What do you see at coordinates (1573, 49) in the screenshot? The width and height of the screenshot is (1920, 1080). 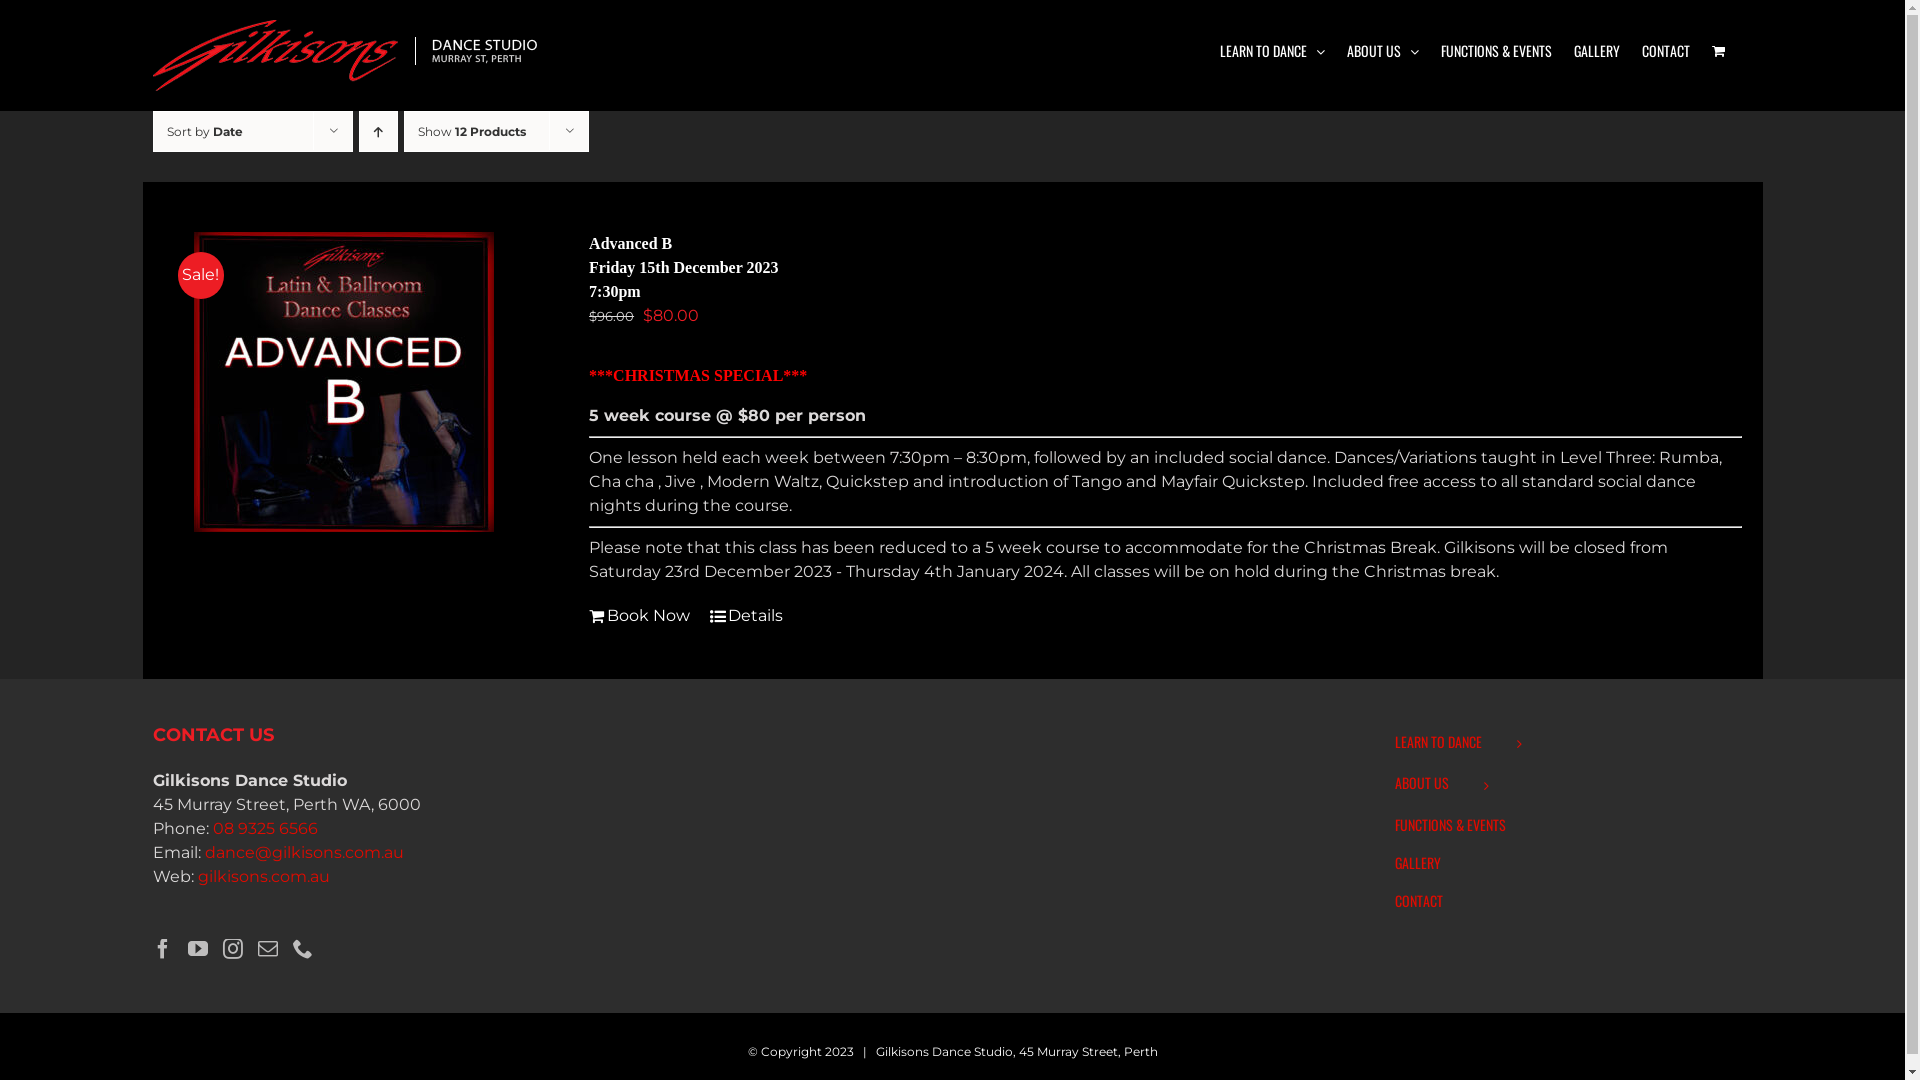 I see `'GALLERY'` at bounding box center [1573, 49].